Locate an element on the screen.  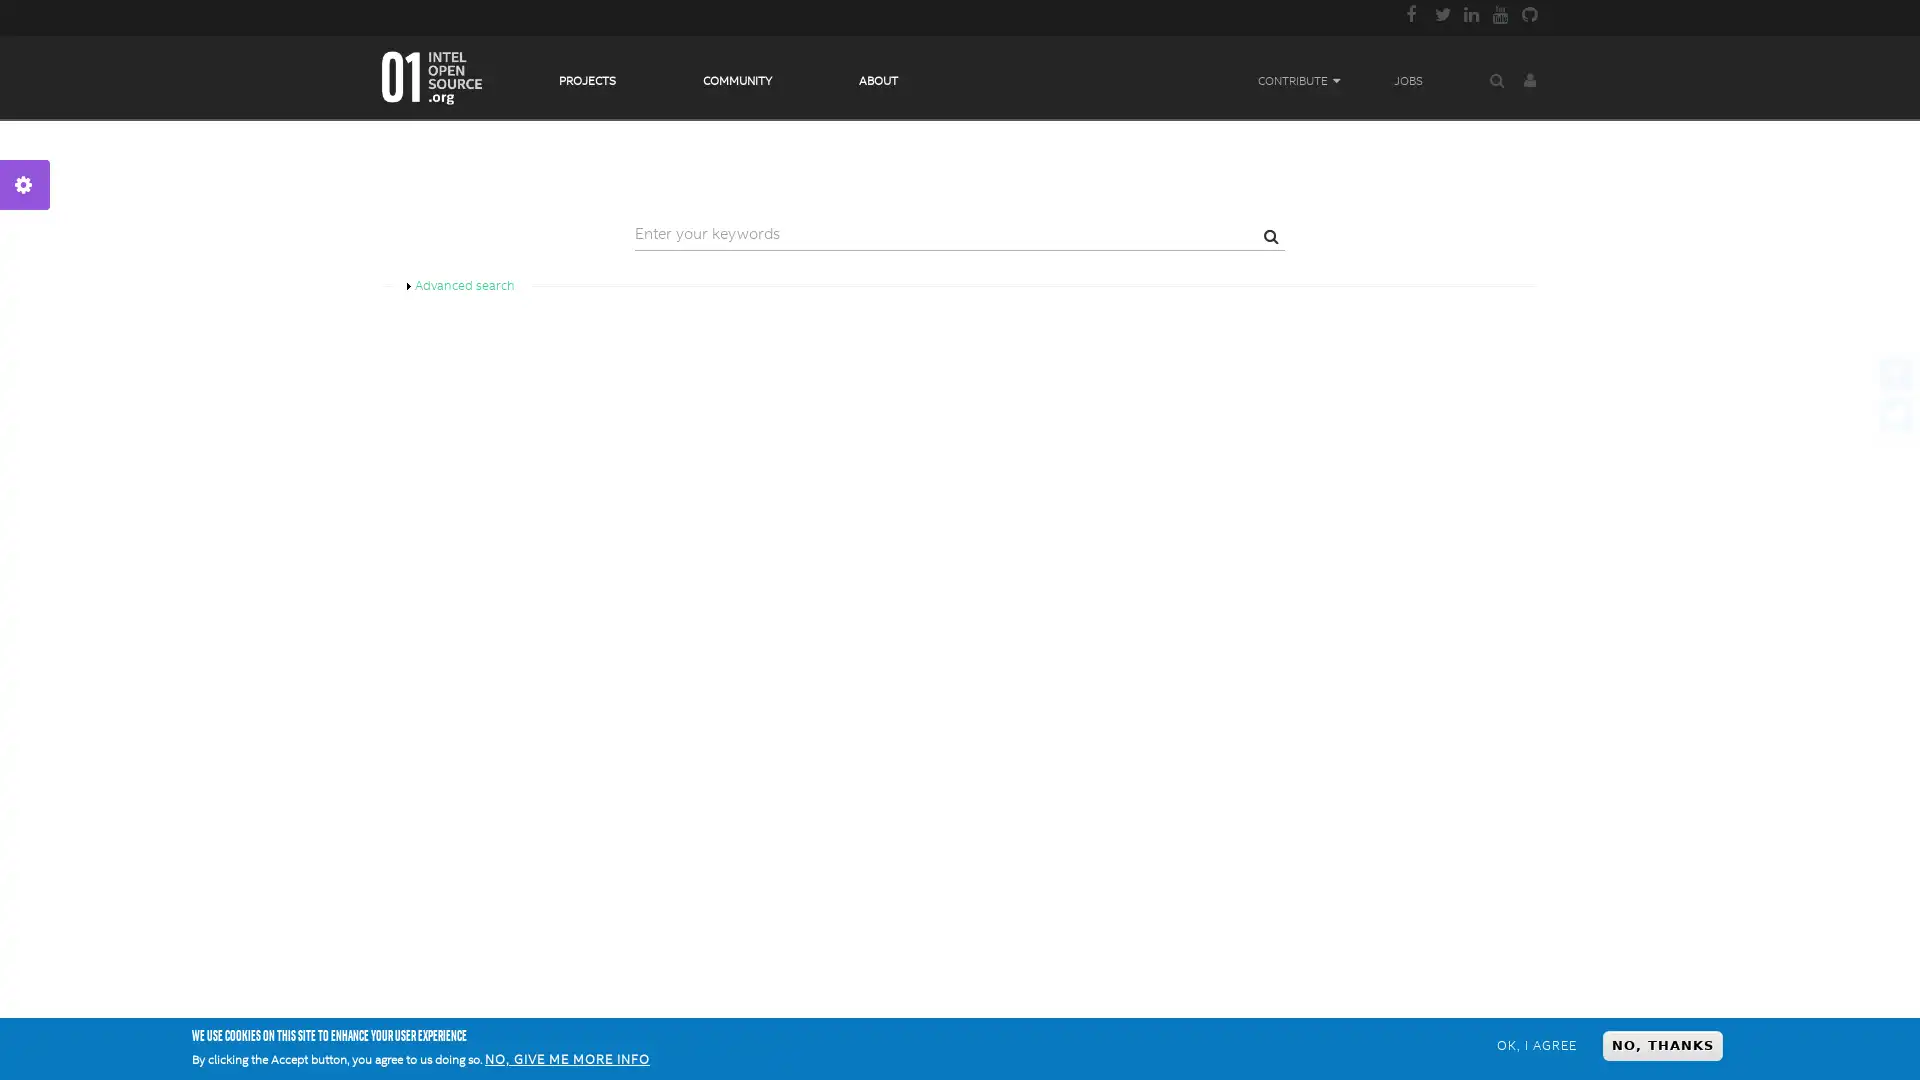
OK, I AGREE is located at coordinates (1535, 1044).